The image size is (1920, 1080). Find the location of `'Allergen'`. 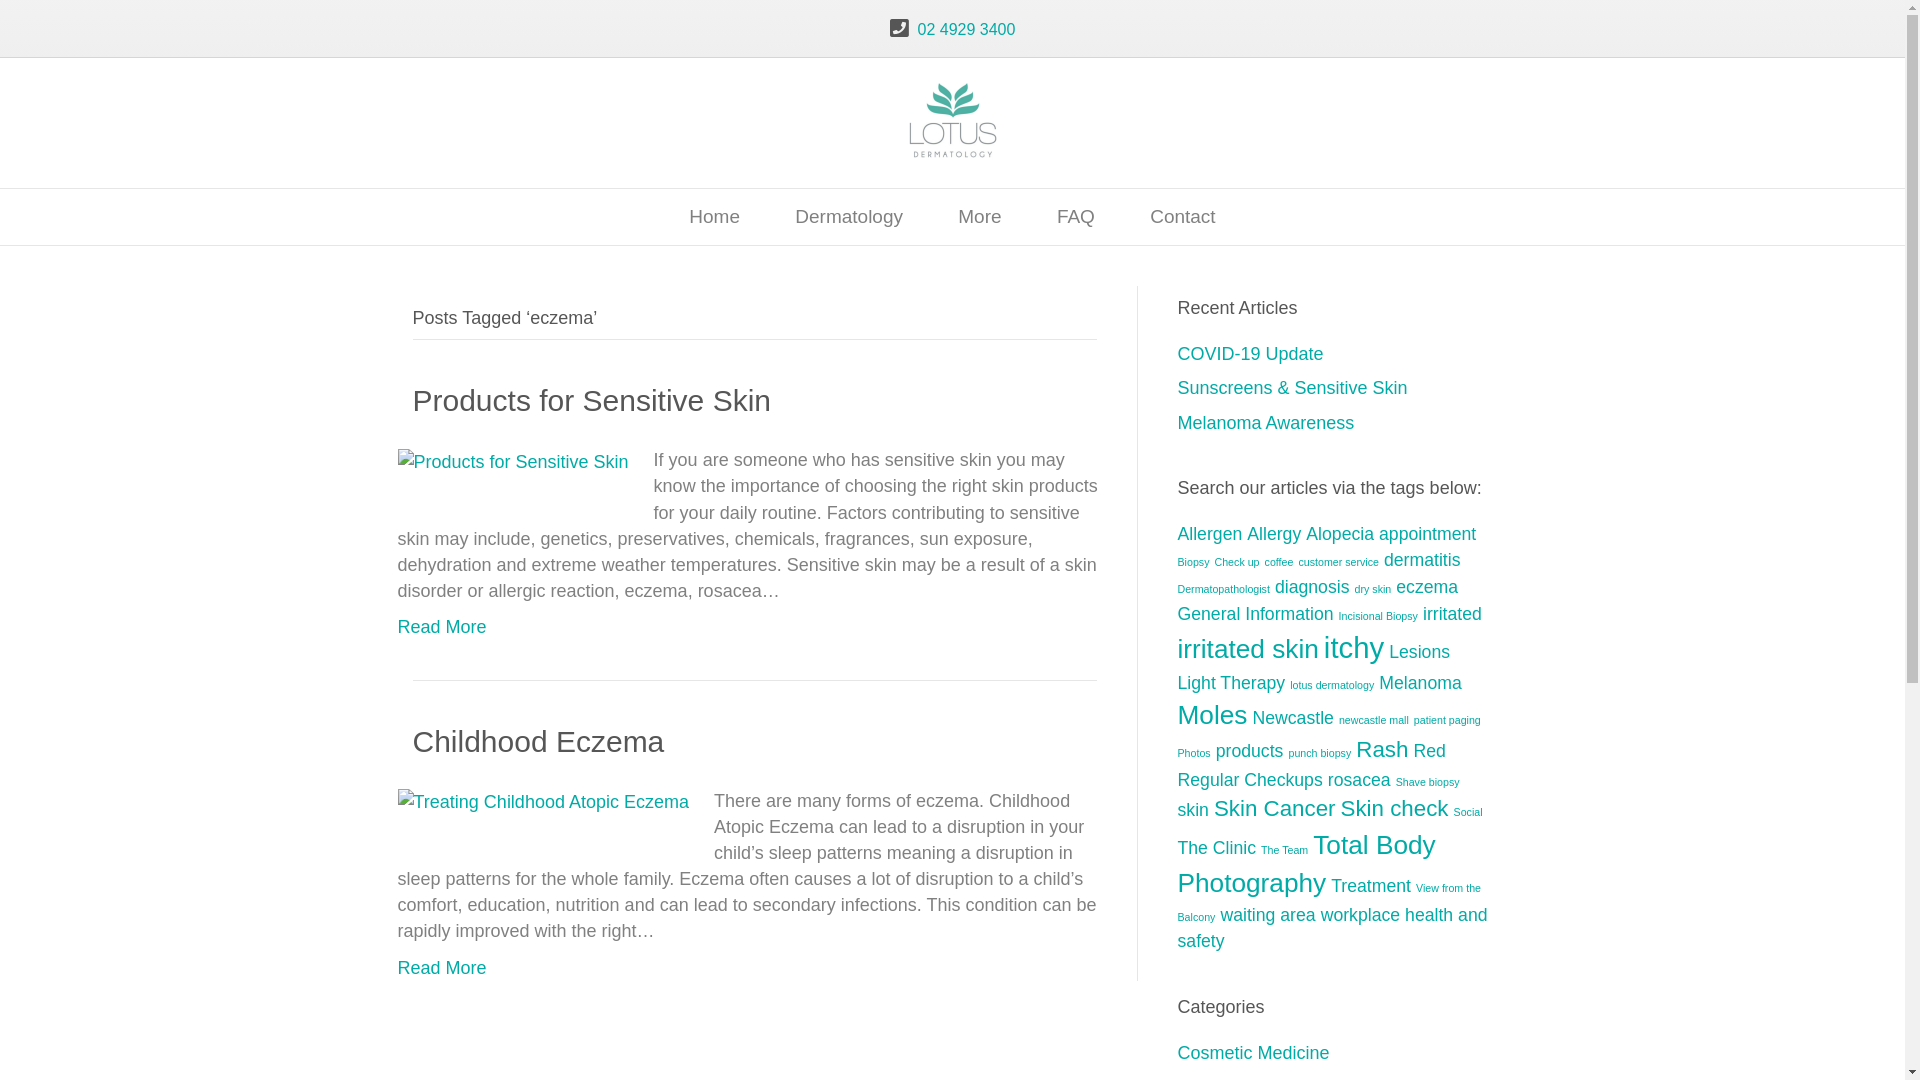

'Allergen' is located at coordinates (1209, 532).